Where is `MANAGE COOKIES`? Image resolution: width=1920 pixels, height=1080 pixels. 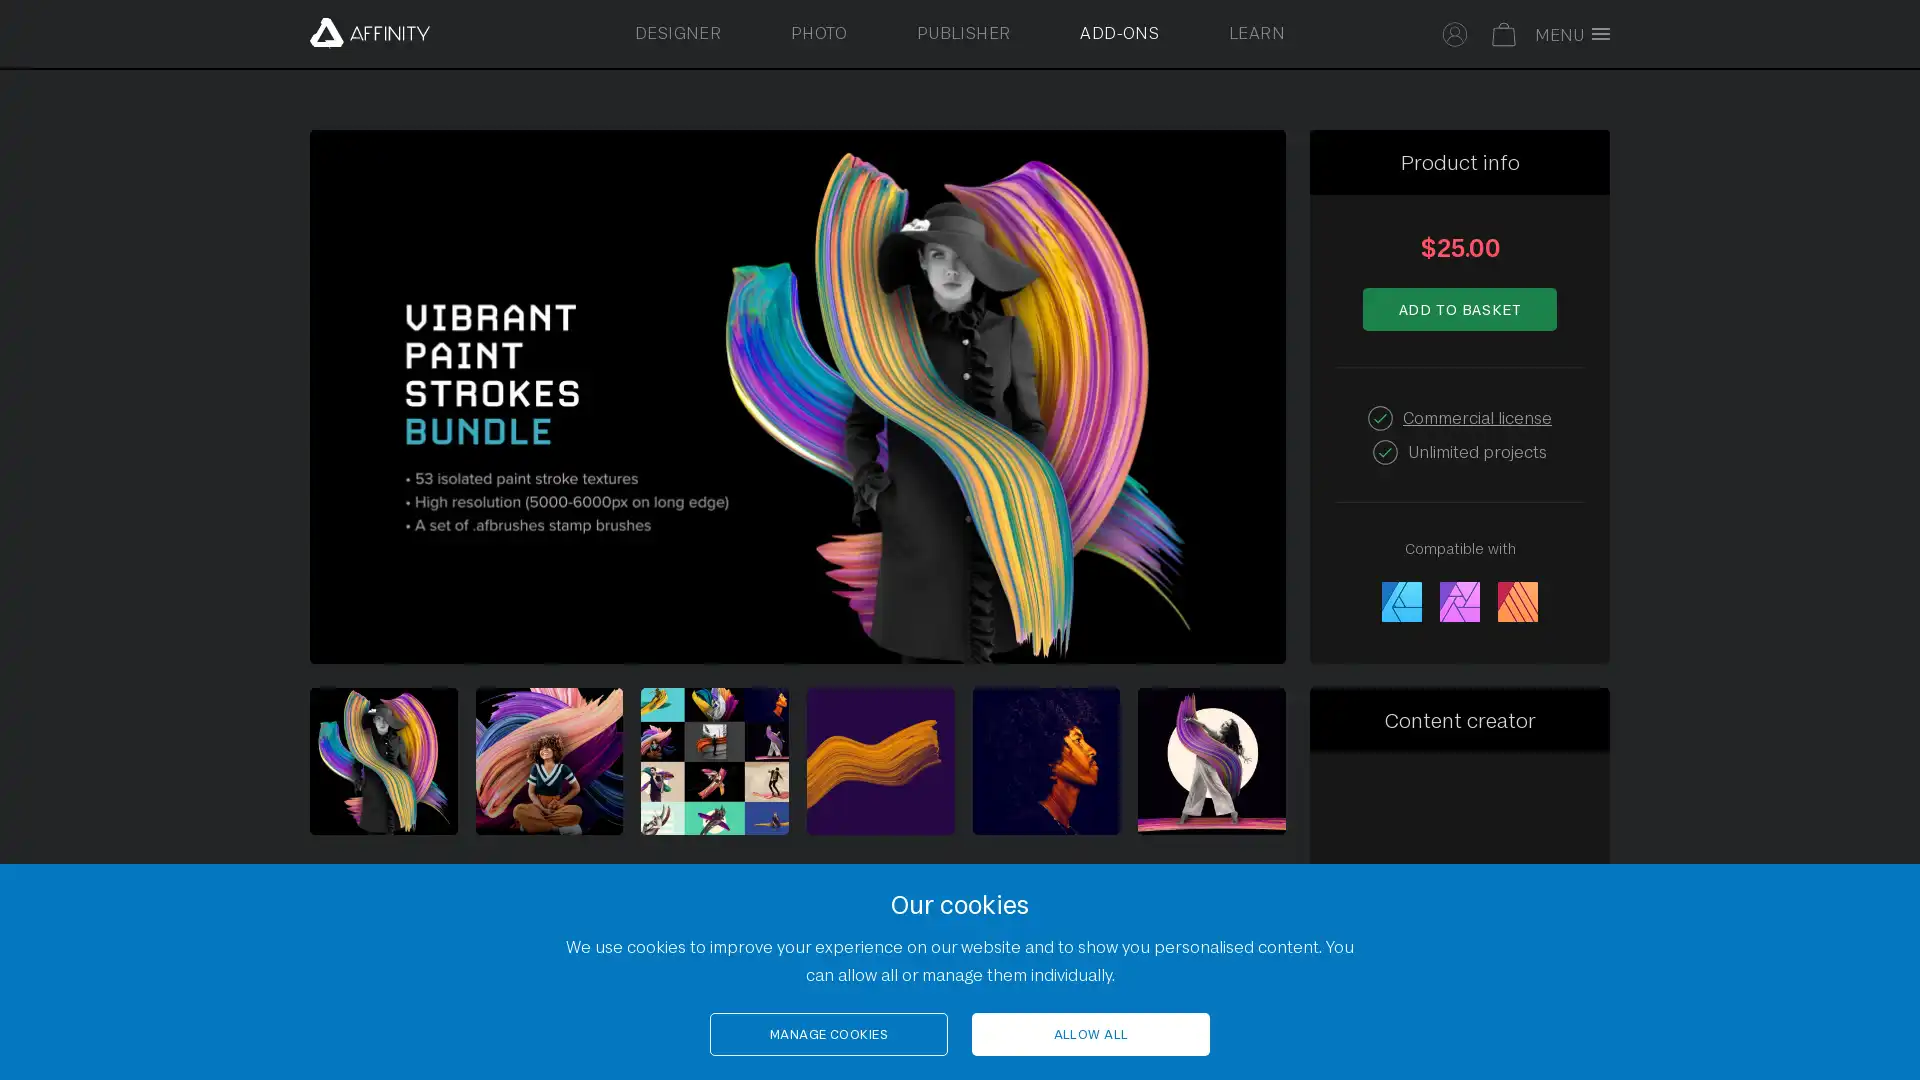 MANAGE COOKIES is located at coordinates (829, 1034).